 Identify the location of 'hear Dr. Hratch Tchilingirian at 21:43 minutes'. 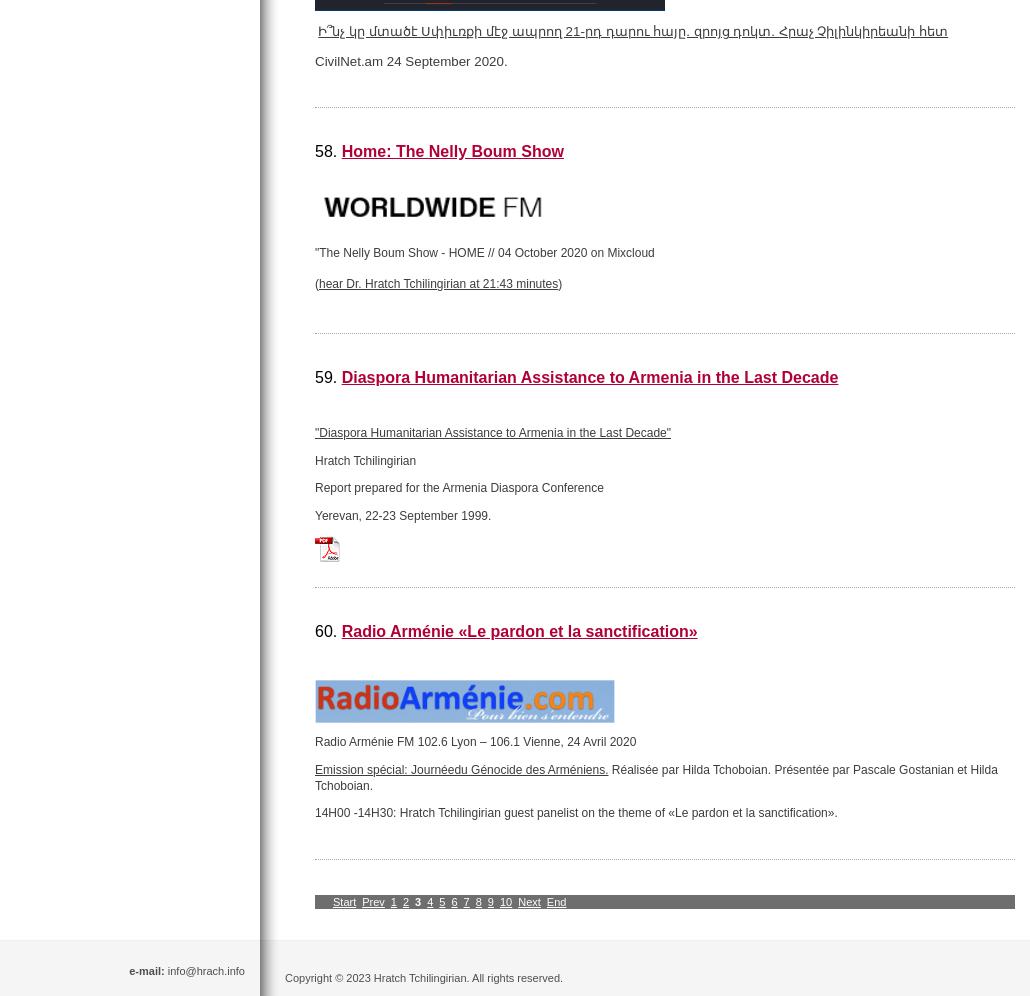
(437, 282).